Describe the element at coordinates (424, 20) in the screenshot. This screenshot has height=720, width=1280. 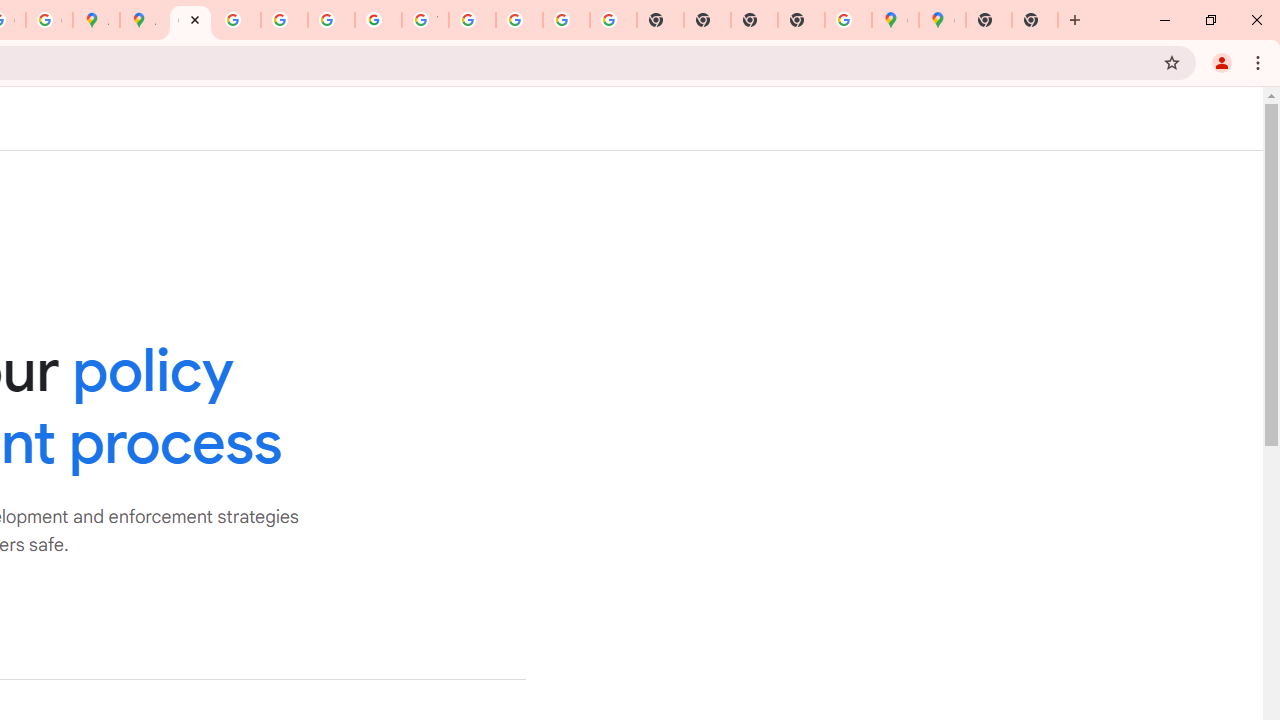
I see `'YouTube'` at that location.